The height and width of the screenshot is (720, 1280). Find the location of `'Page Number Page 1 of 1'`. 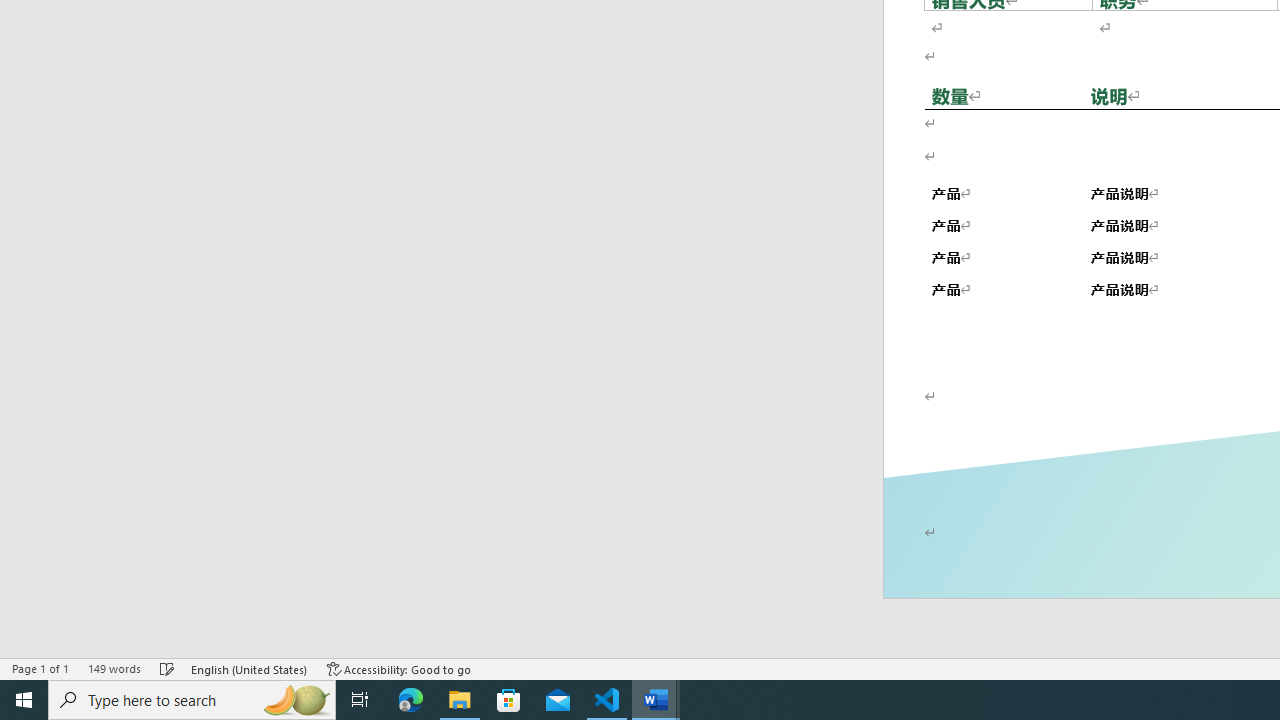

'Page Number Page 1 of 1' is located at coordinates (40, 669).